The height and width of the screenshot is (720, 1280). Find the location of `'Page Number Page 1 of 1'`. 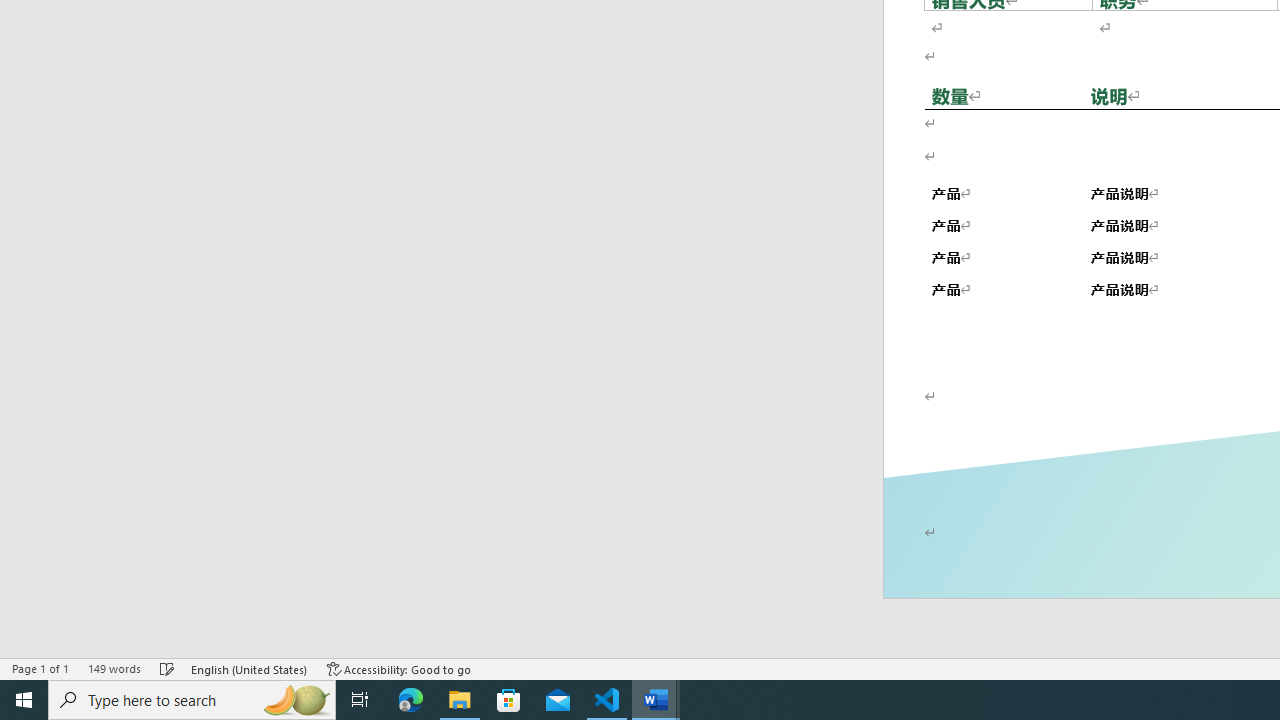

'Page Number Page 1 of 1' is located at coordinates (40, 669).